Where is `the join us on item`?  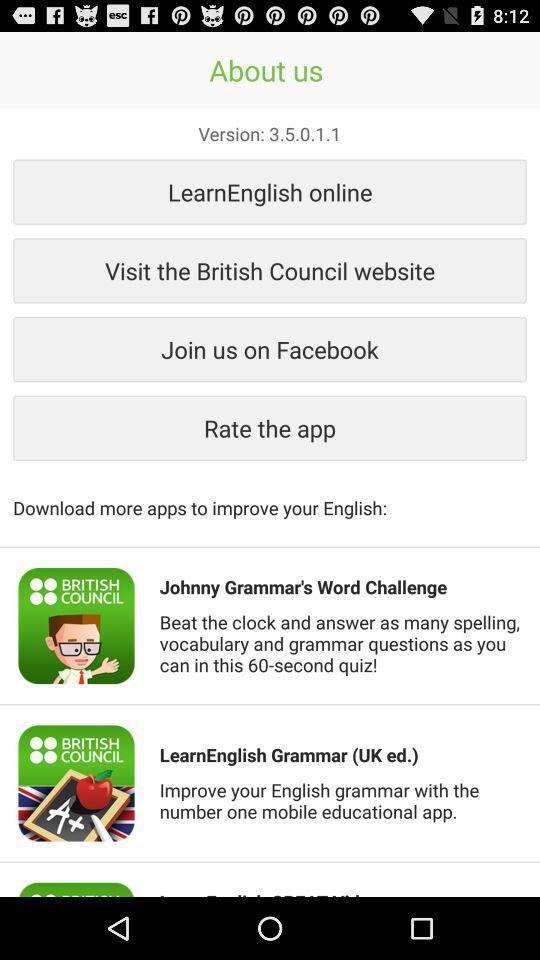
the join us on item is located at coordinates (270, 349).